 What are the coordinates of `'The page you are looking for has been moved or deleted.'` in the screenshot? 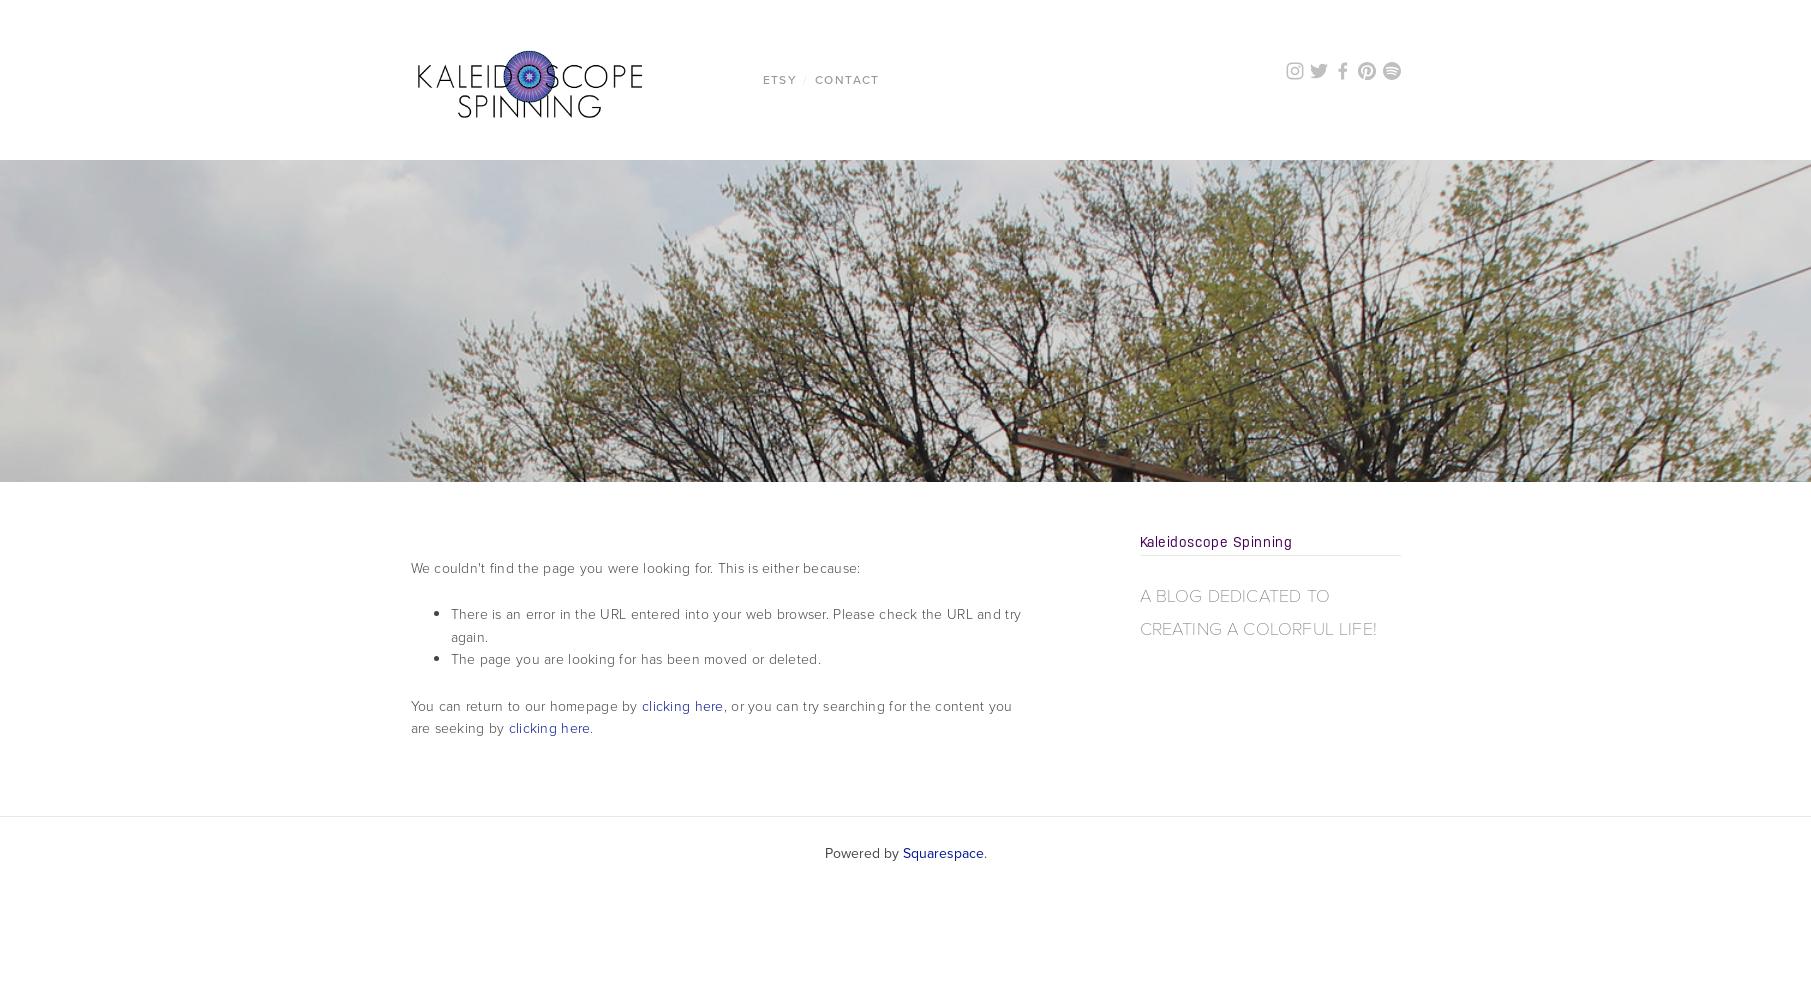 It's located at (634, 659).